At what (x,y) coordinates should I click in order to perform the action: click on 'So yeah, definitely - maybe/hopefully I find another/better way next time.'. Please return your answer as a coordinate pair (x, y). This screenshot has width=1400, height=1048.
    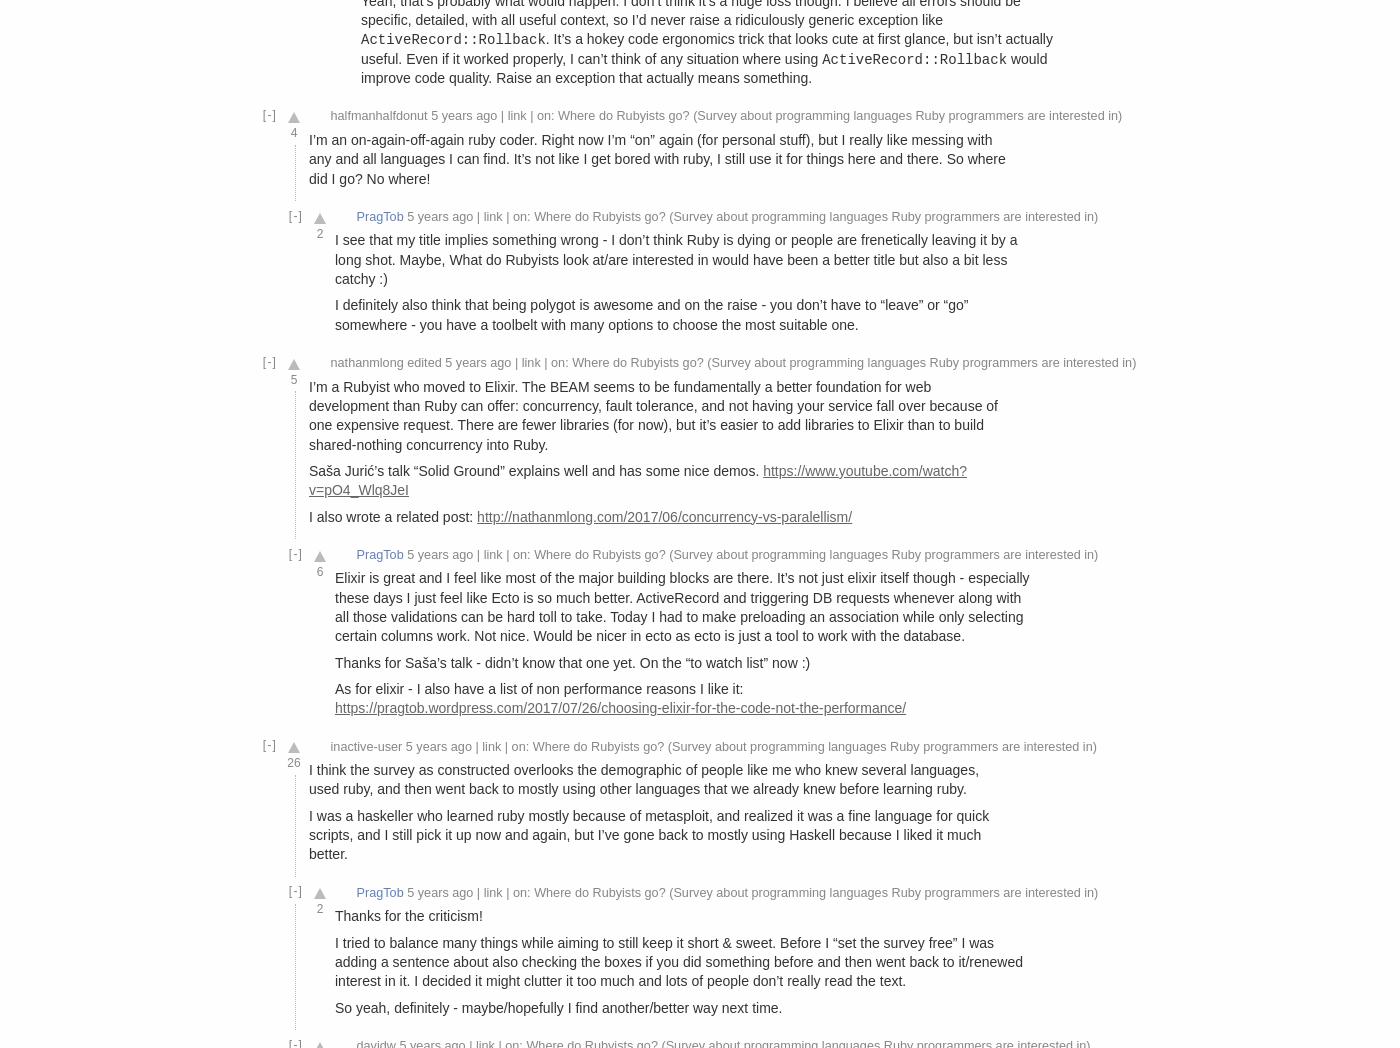
    Looking at the image, I should click on (558, 1007).